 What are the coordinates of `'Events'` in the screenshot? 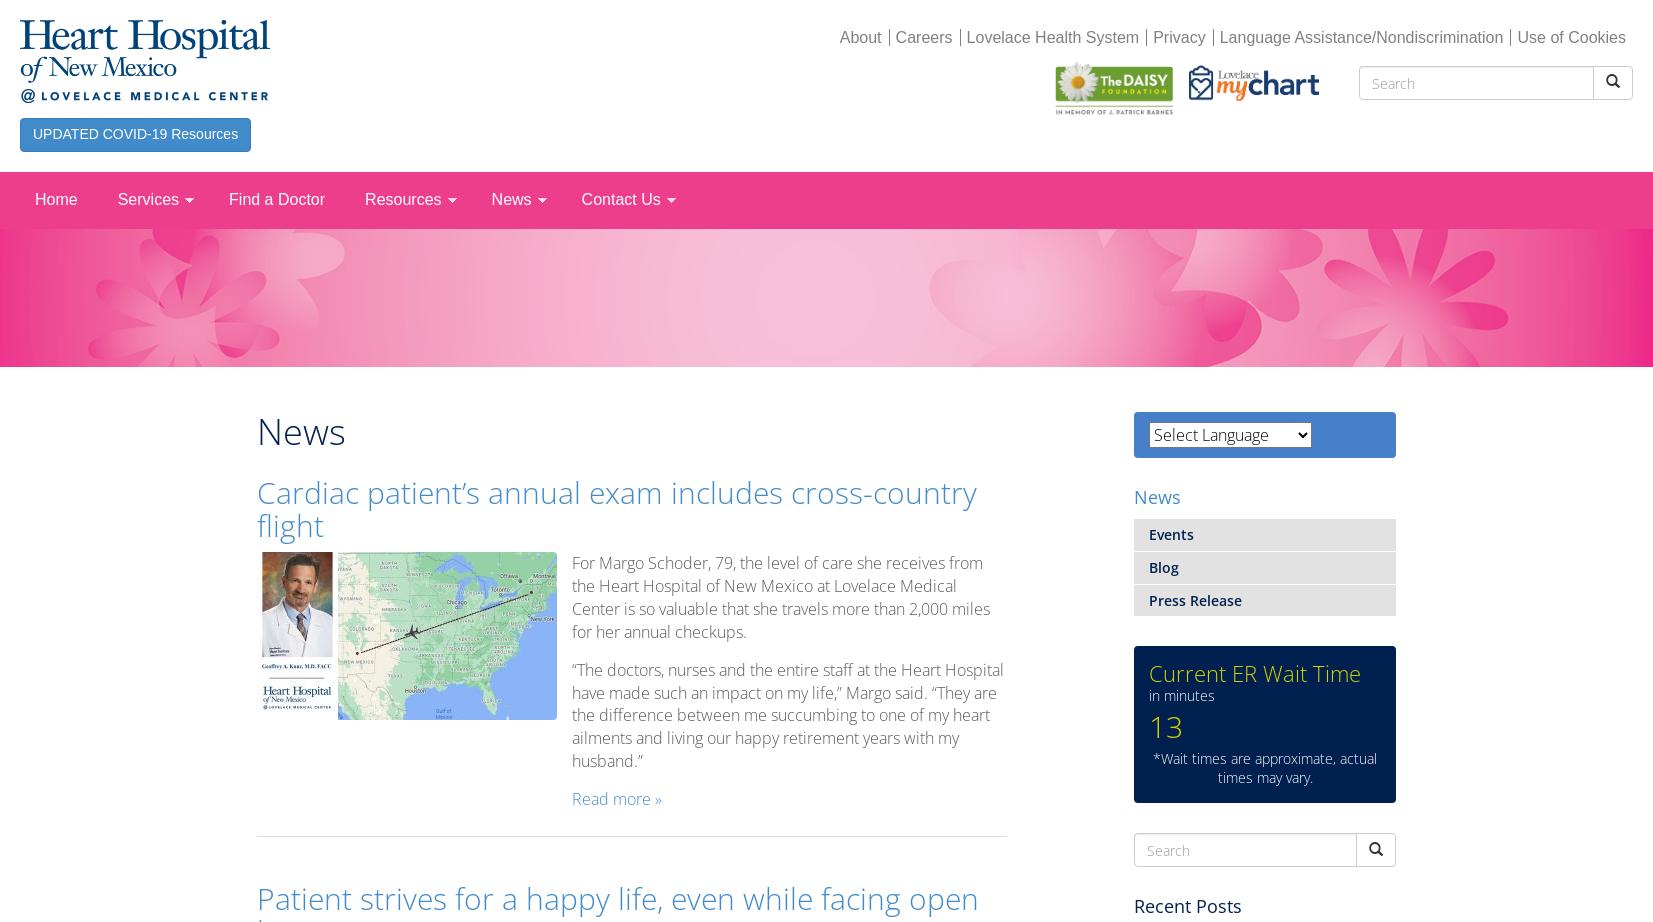 It's located at (1170, 533).